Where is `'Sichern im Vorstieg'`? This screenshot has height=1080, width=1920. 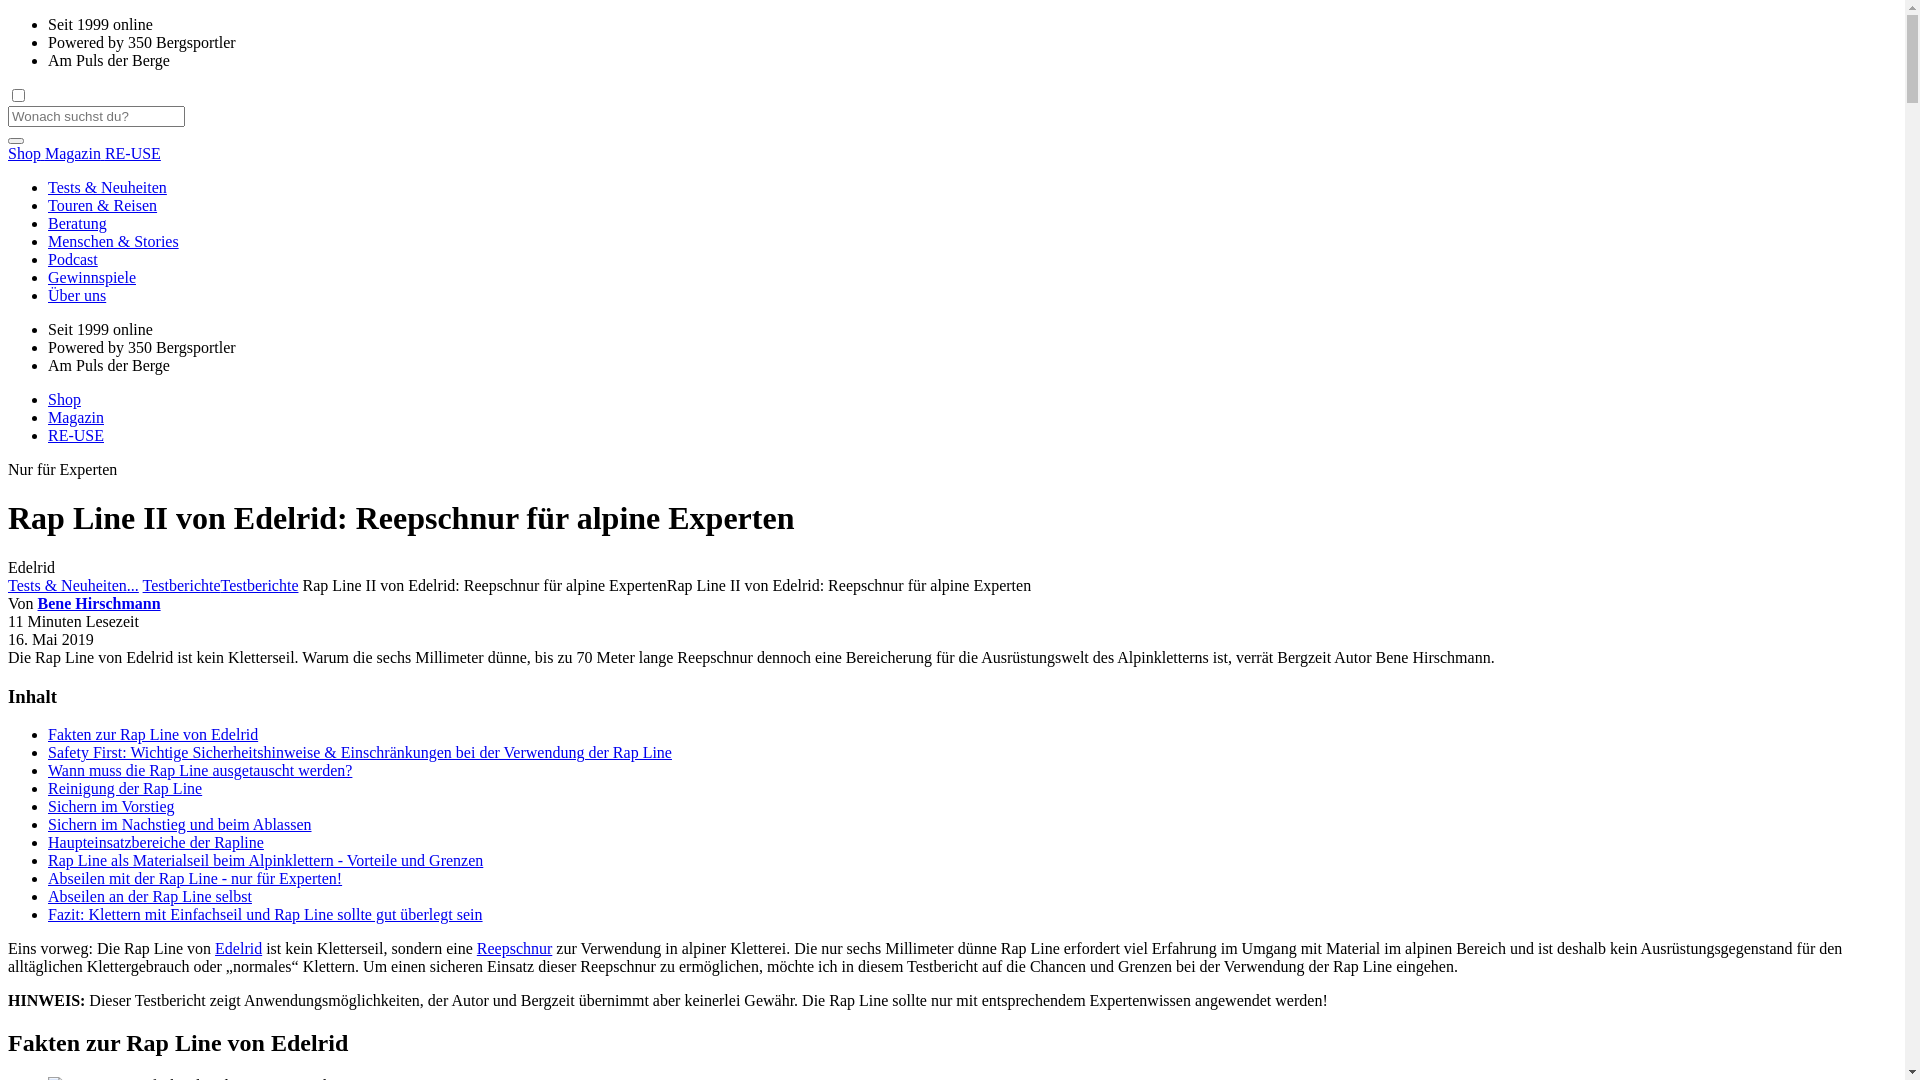 'Sichern im Vorstieg' is located at coordinates (48, 805).